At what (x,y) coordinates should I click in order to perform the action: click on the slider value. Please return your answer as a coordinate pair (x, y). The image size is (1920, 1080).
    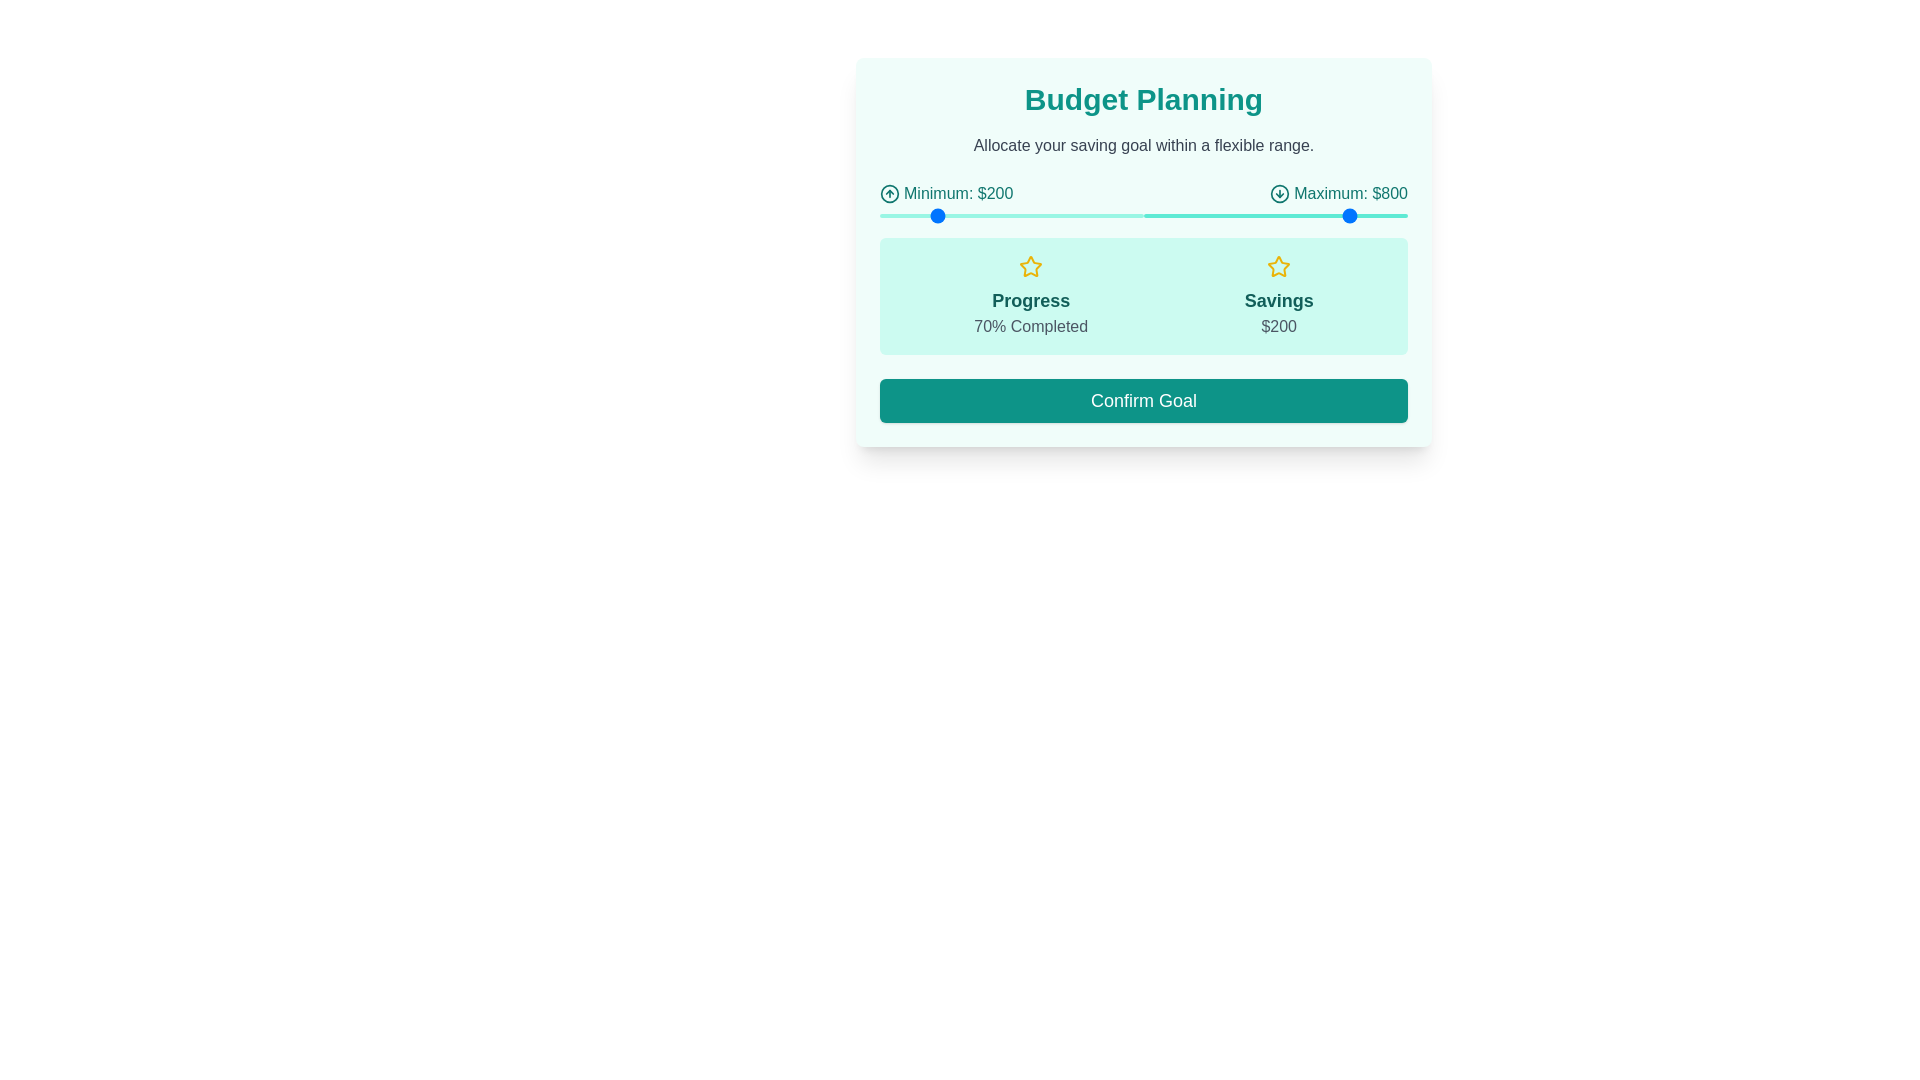
    Looking at the image, I should click on (1077, 216).